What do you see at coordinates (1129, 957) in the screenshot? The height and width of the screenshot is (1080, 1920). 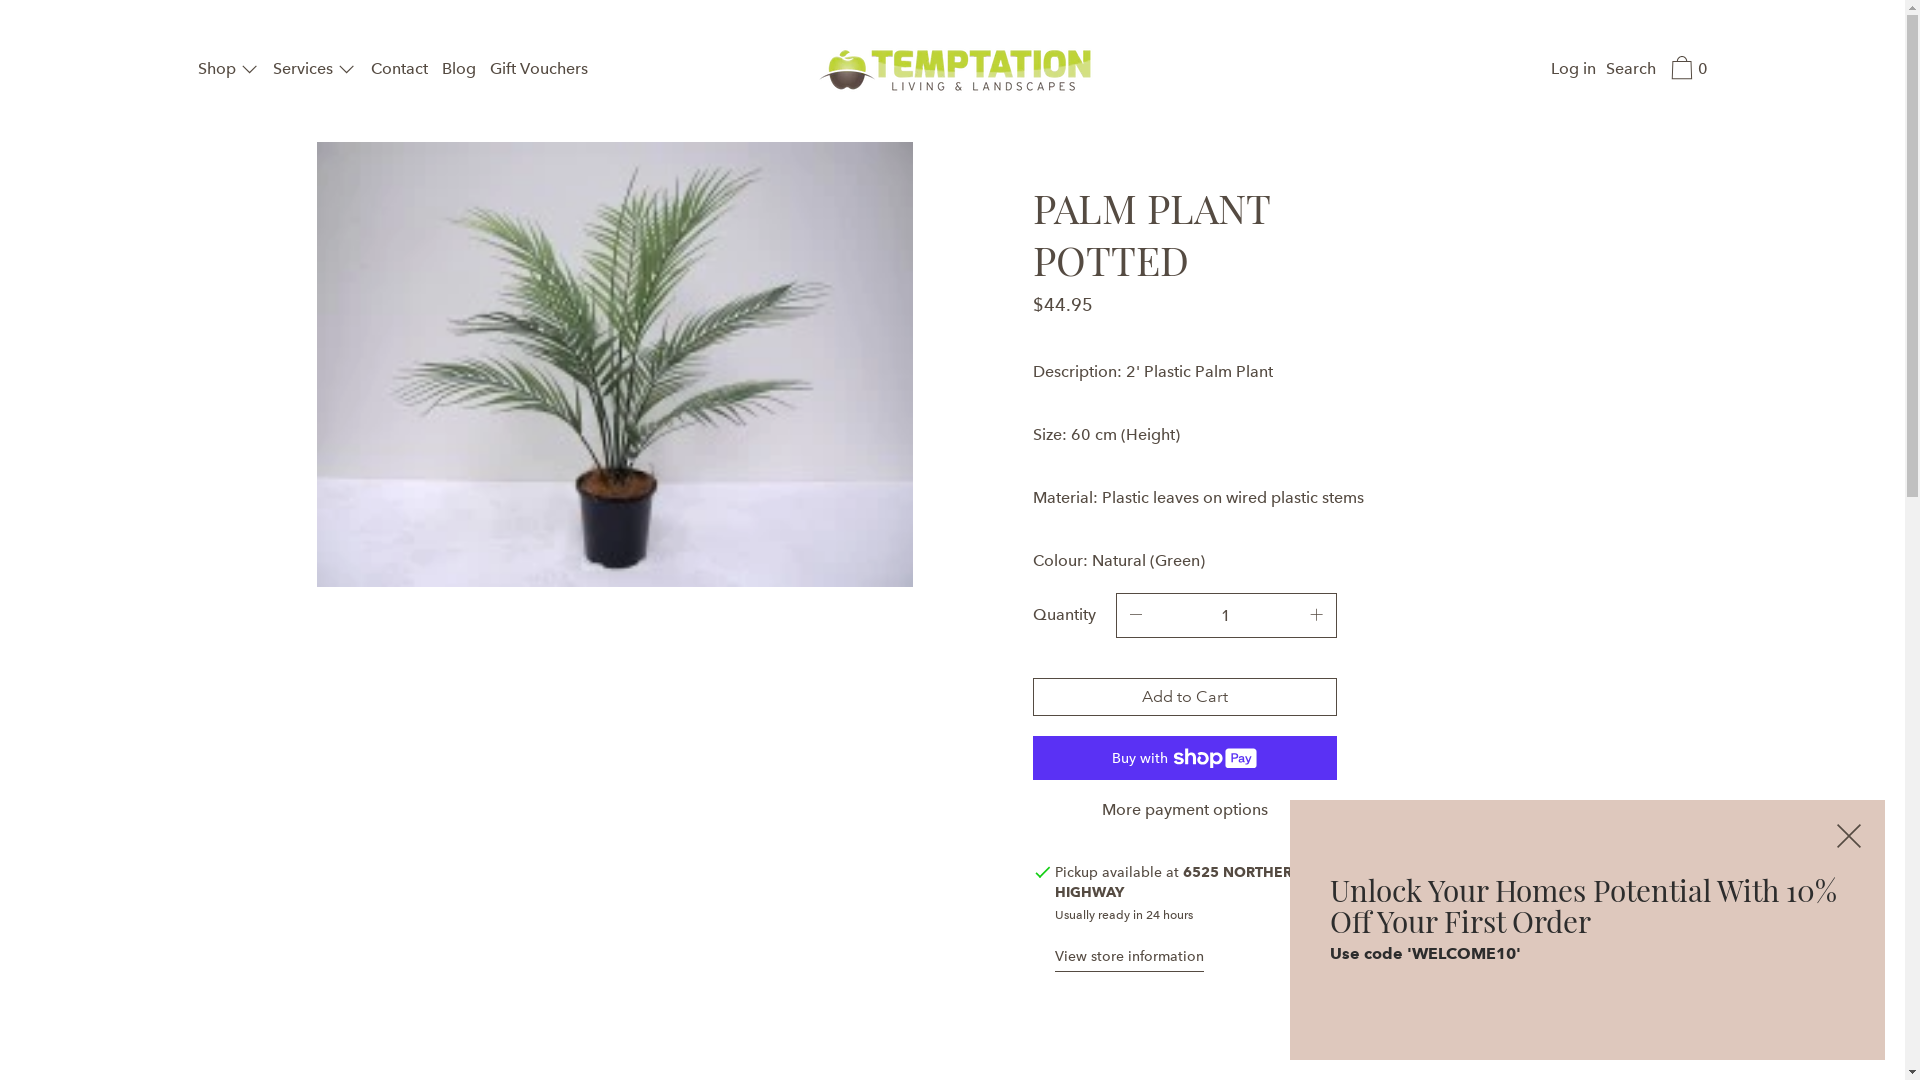 I see `'View store information'` at bounding box center [1129, 957].